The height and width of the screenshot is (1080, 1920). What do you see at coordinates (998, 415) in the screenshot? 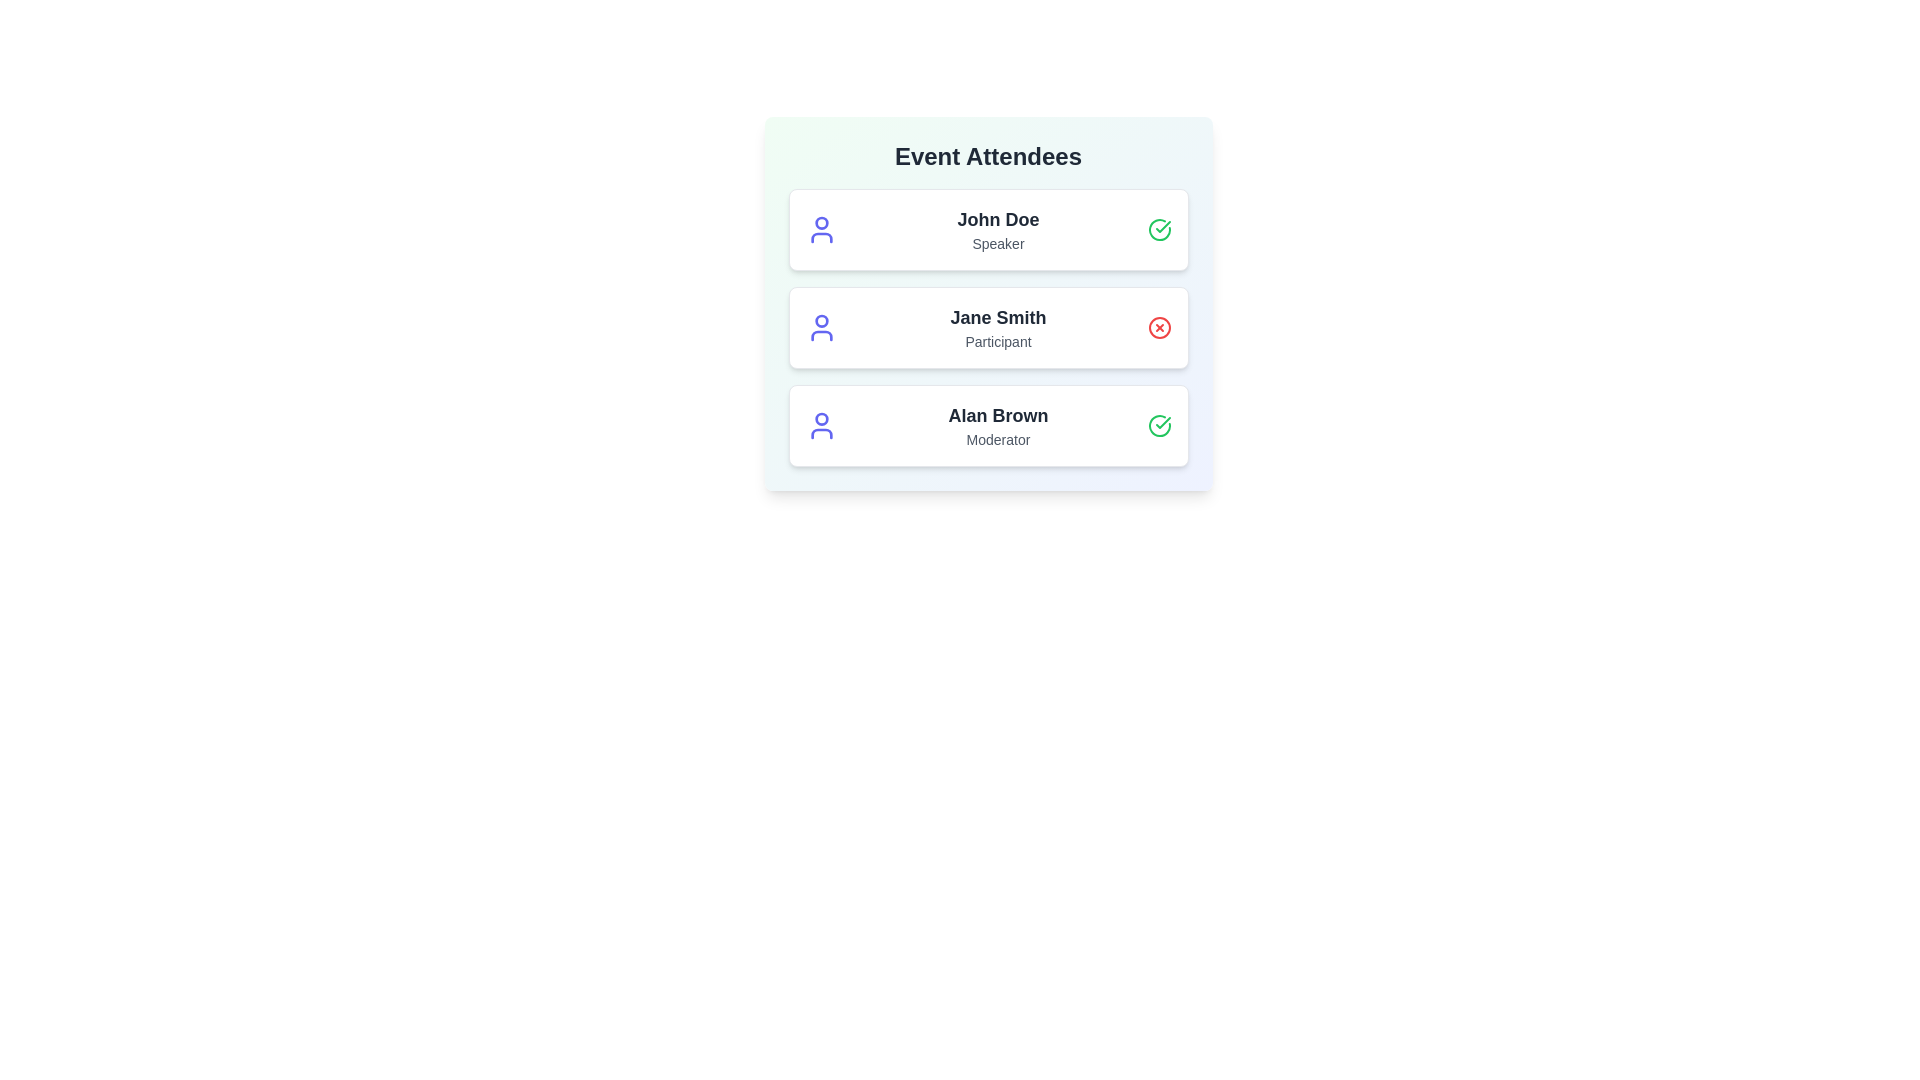
I see `the name of an attendee to view their details. The attendee can be selected using the parameter Alan Brown` at bounding box center [998, 415].